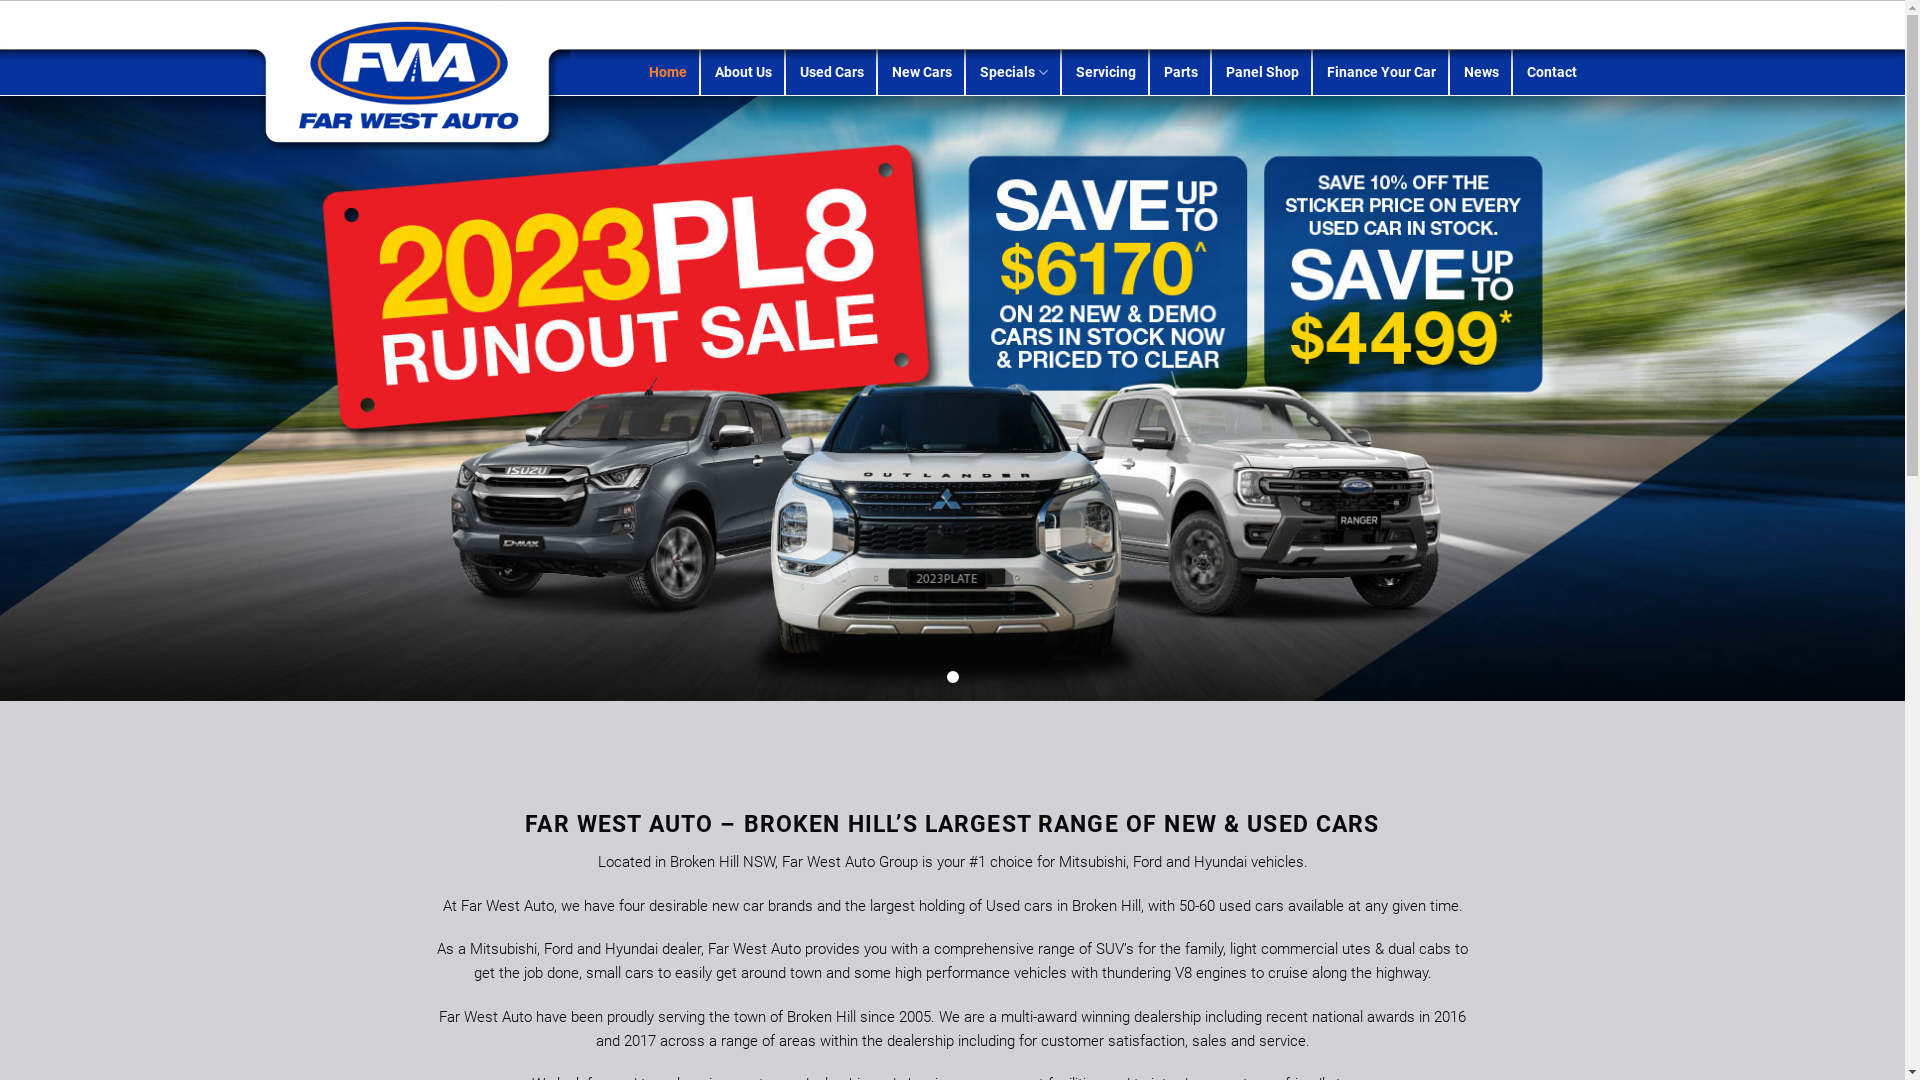  I want to click on 'Parts', so click(1163, 71).